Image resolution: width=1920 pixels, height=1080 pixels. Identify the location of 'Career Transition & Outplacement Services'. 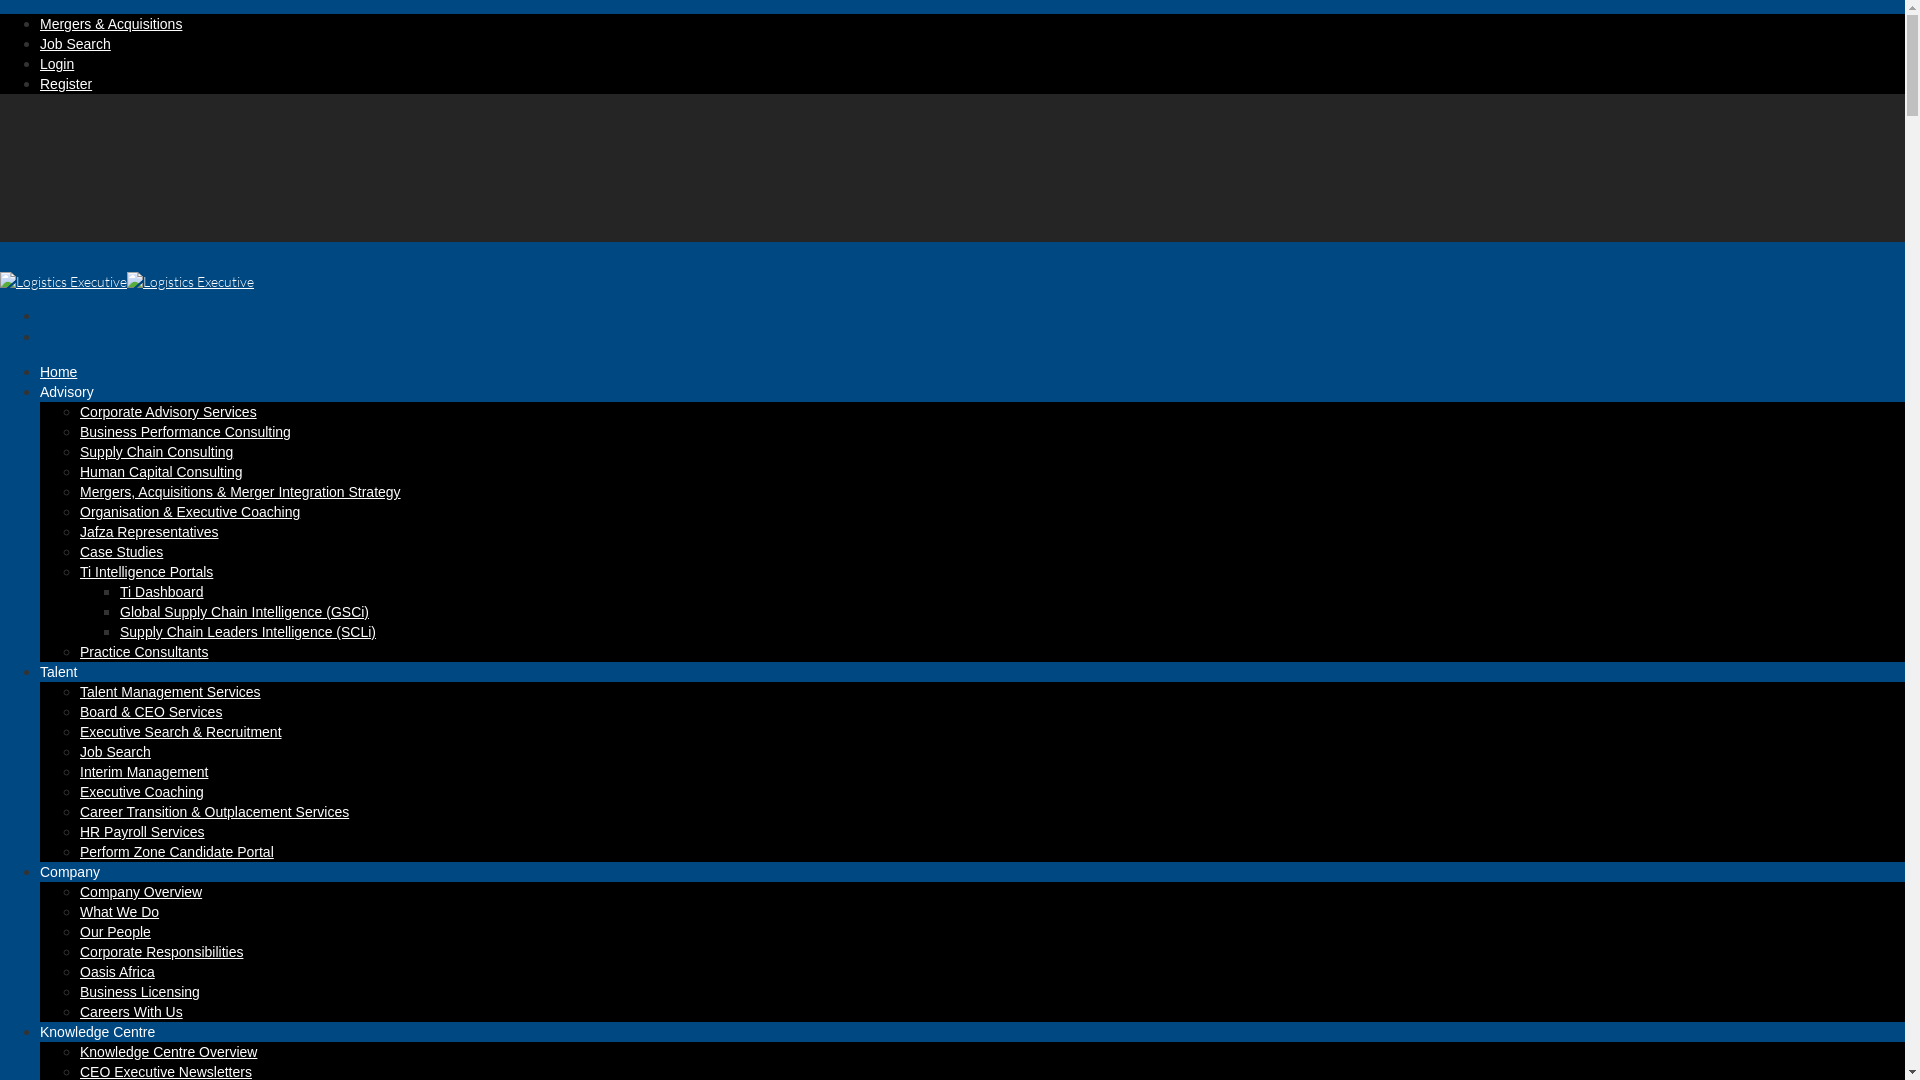
(214, 812).